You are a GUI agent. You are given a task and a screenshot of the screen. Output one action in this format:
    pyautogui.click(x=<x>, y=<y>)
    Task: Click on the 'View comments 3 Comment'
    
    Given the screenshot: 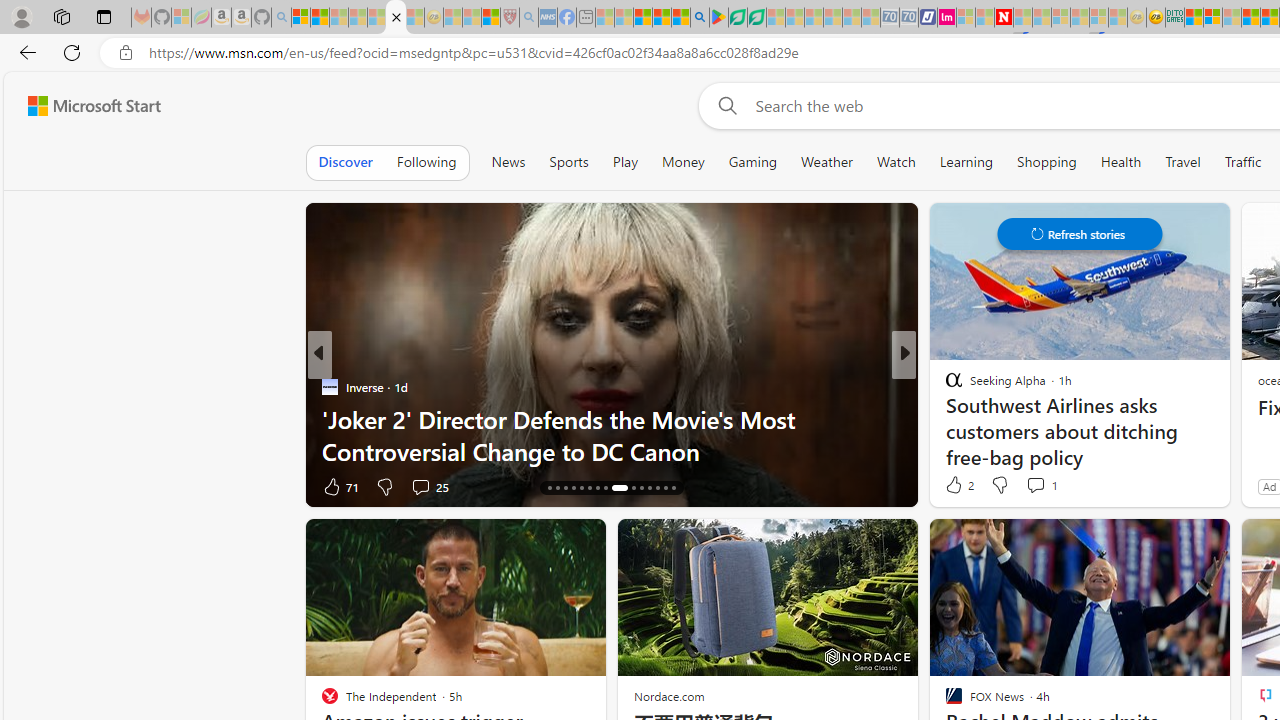 What is the action you would take?
    pyautogui.click(x=1036, y=486)
    